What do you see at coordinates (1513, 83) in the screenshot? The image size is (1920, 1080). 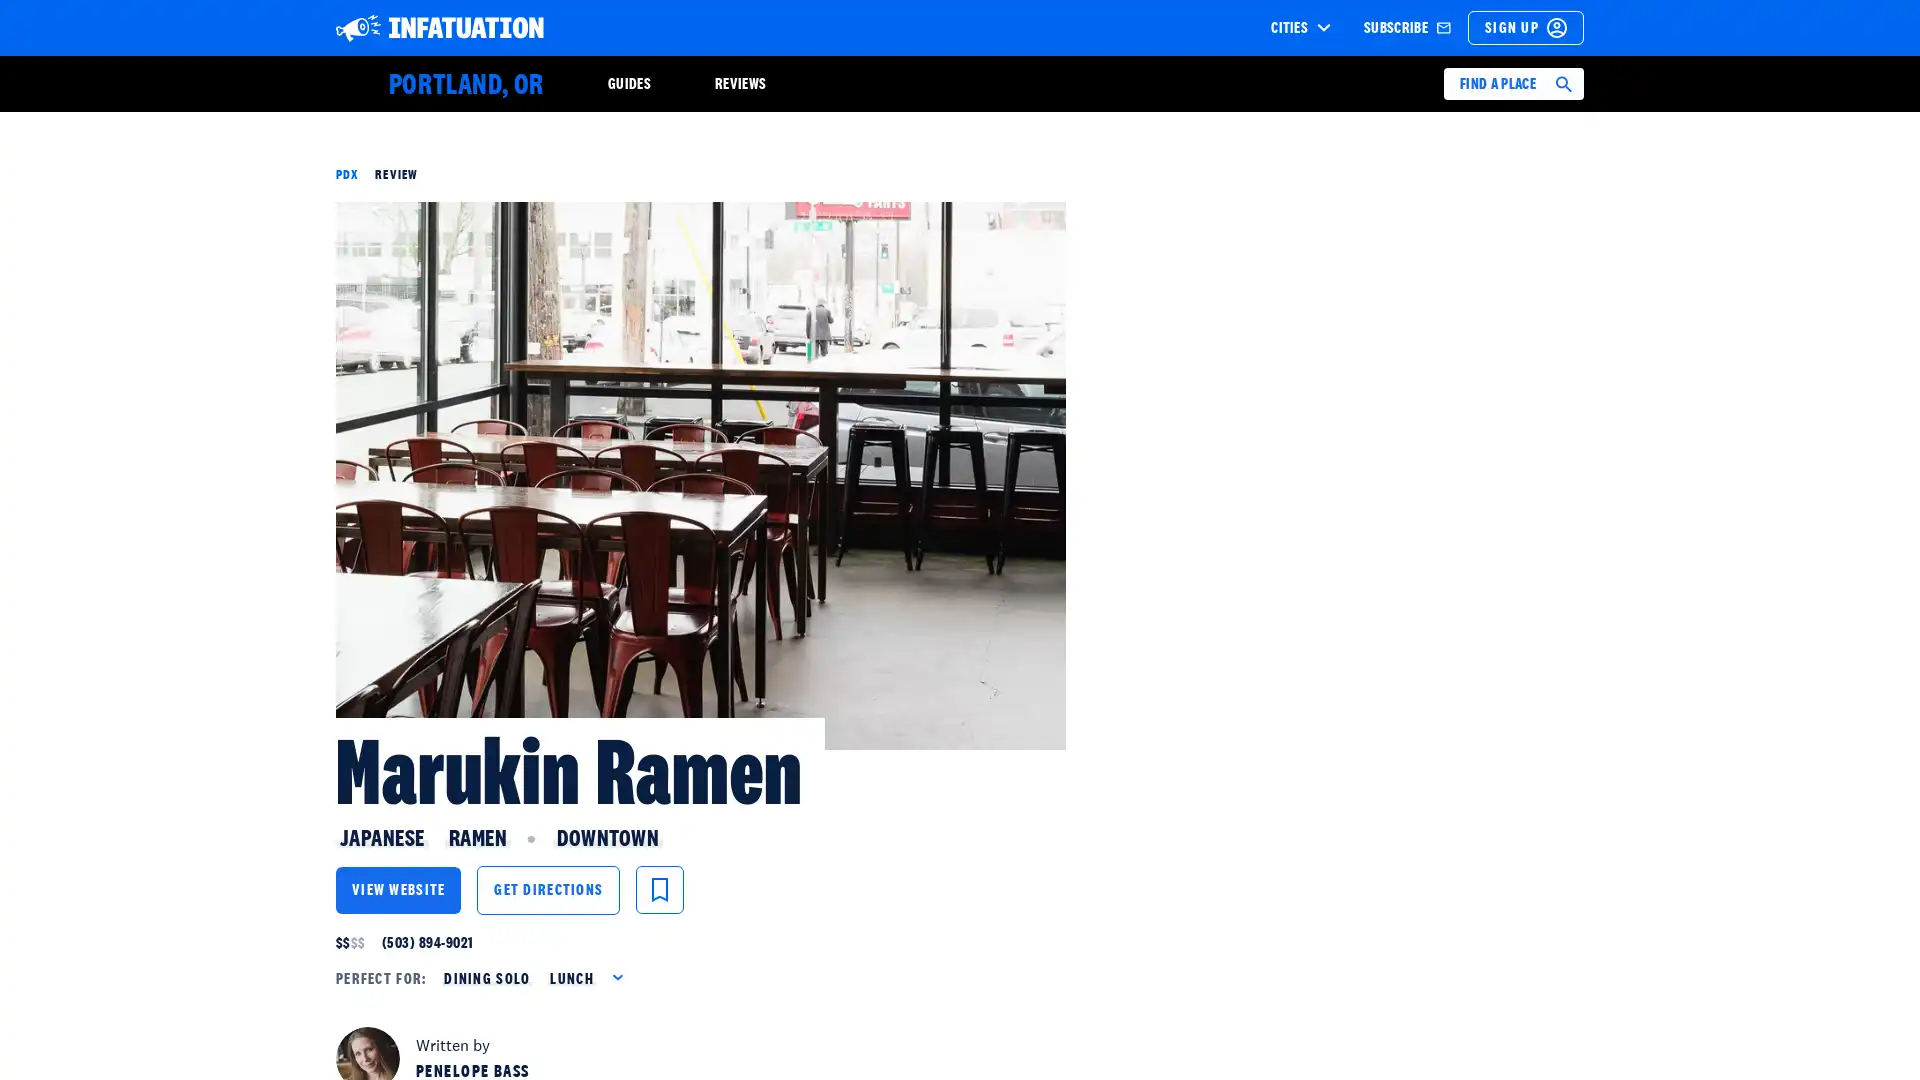 I see `FIND A PLACE` at bounding box center [1513, 83].